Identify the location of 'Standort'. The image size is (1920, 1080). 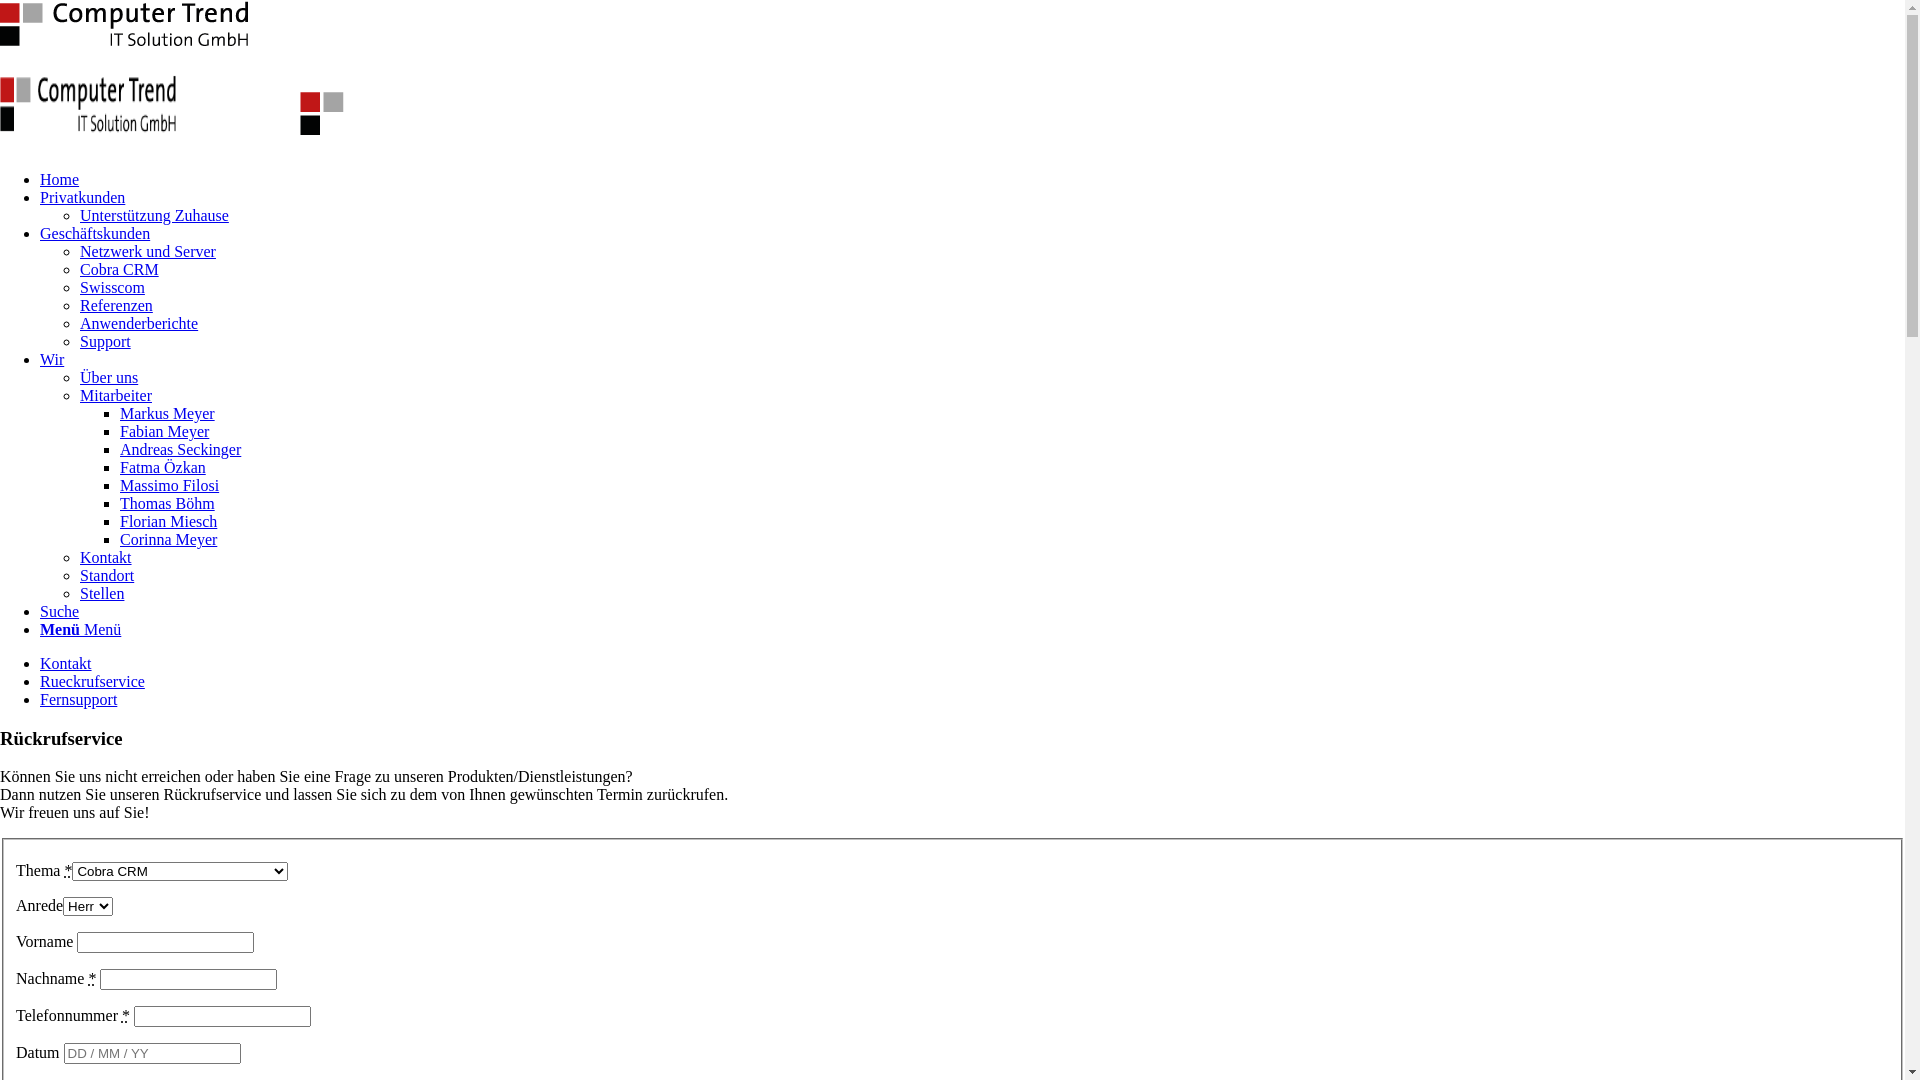
(105, 575).